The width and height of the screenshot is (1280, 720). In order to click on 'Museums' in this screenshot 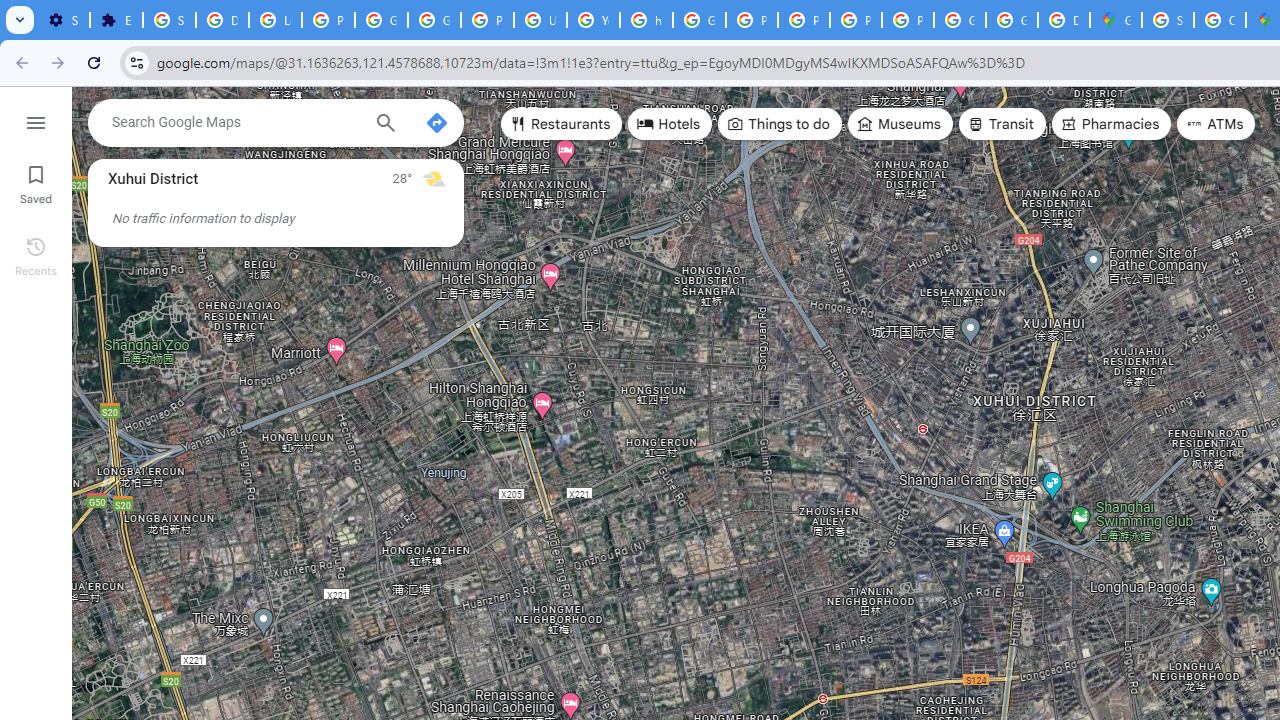, I will do `click(899, 124)`.